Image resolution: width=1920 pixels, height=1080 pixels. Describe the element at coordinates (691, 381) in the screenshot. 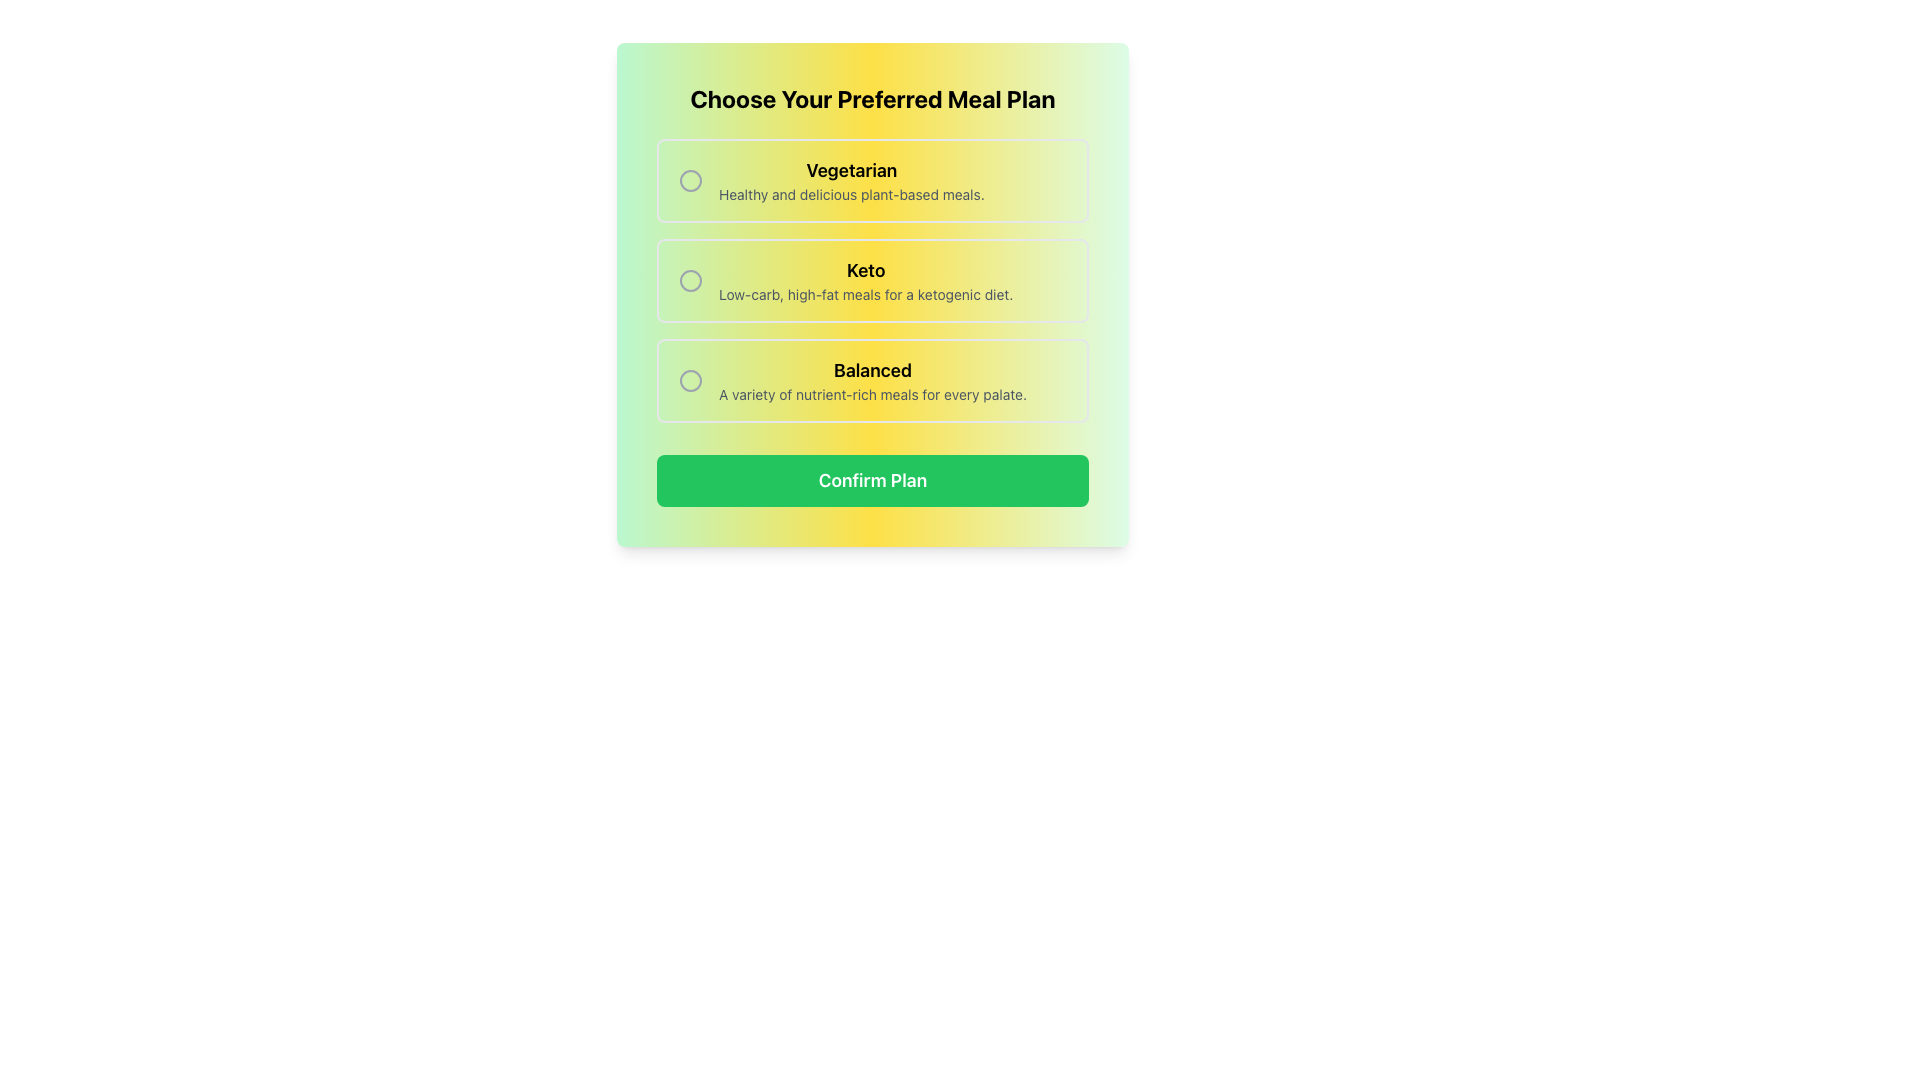

I see `the circular radio button for the 'Balanced' meal option` at that location.